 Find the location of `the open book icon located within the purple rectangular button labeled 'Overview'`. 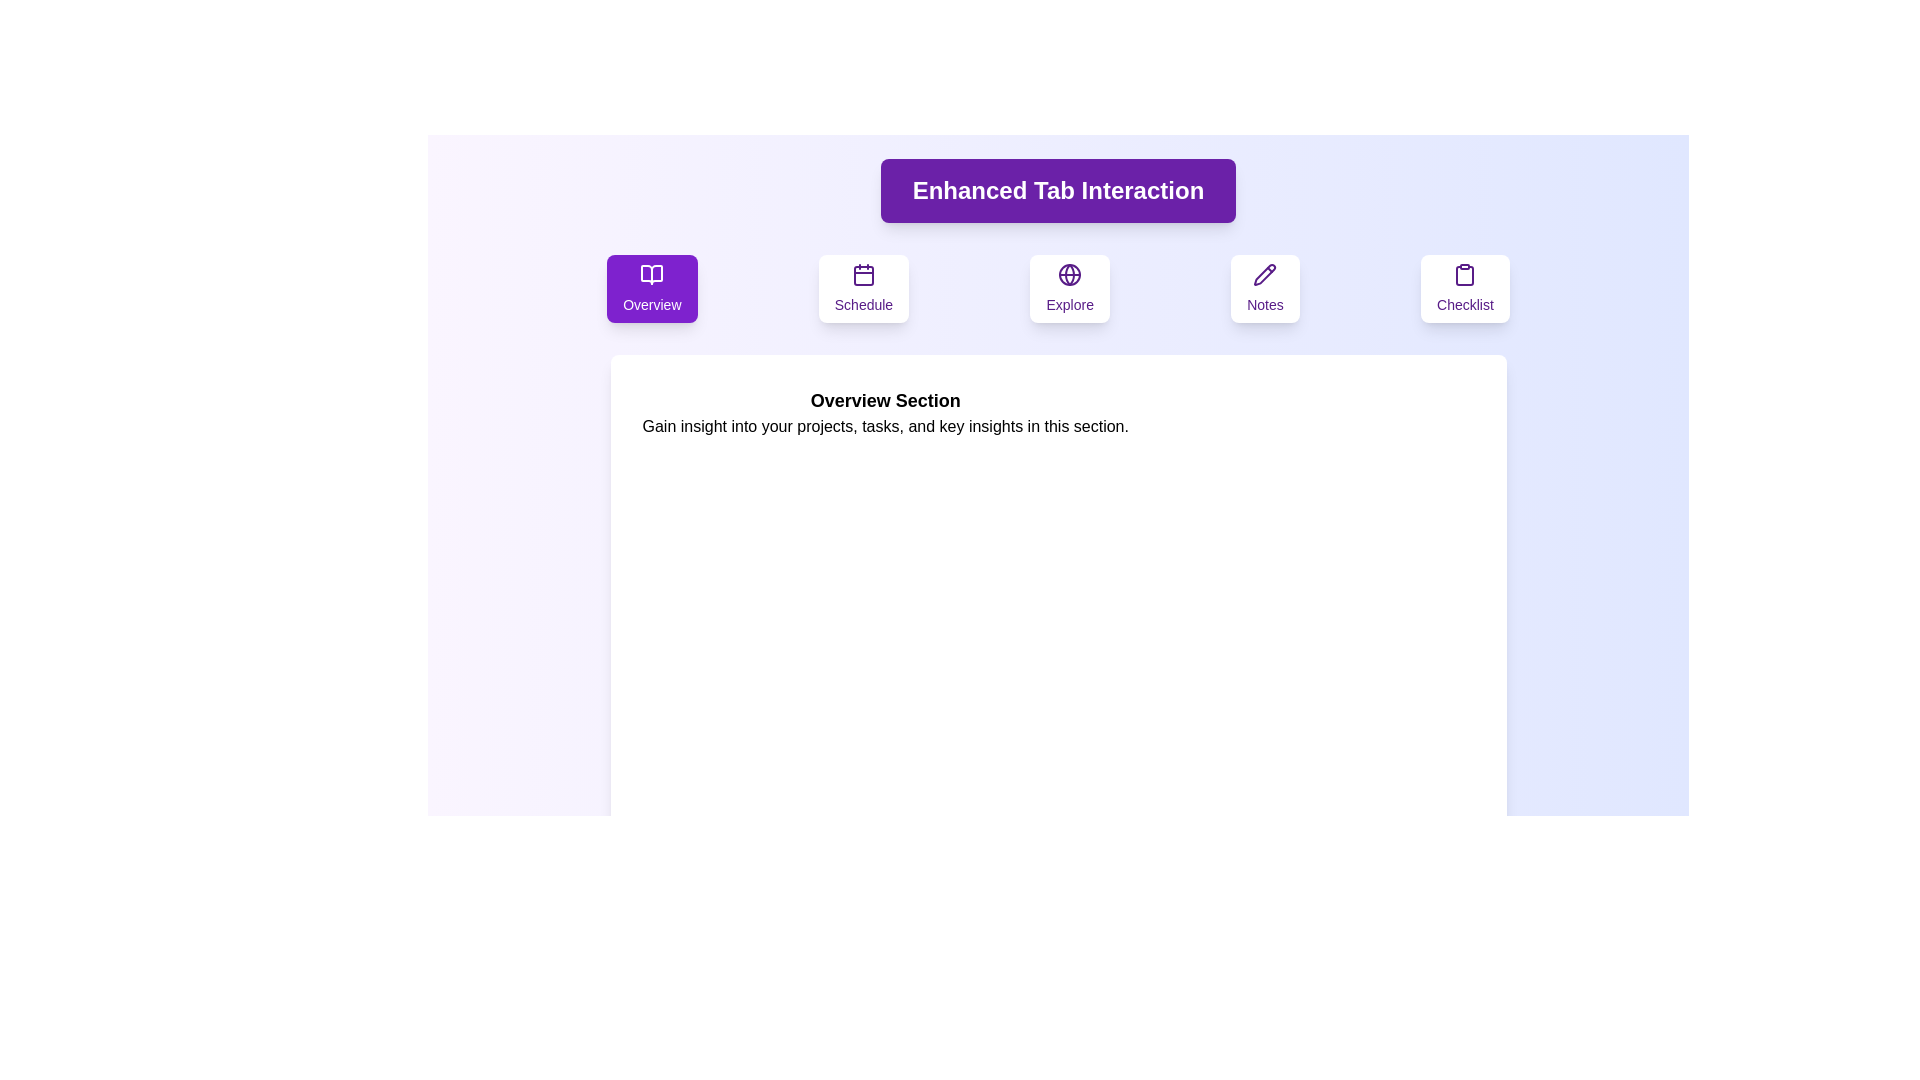

the open book icon located within the purple rectangular button labeled 'Overview' is located at coordinates (652, 274).